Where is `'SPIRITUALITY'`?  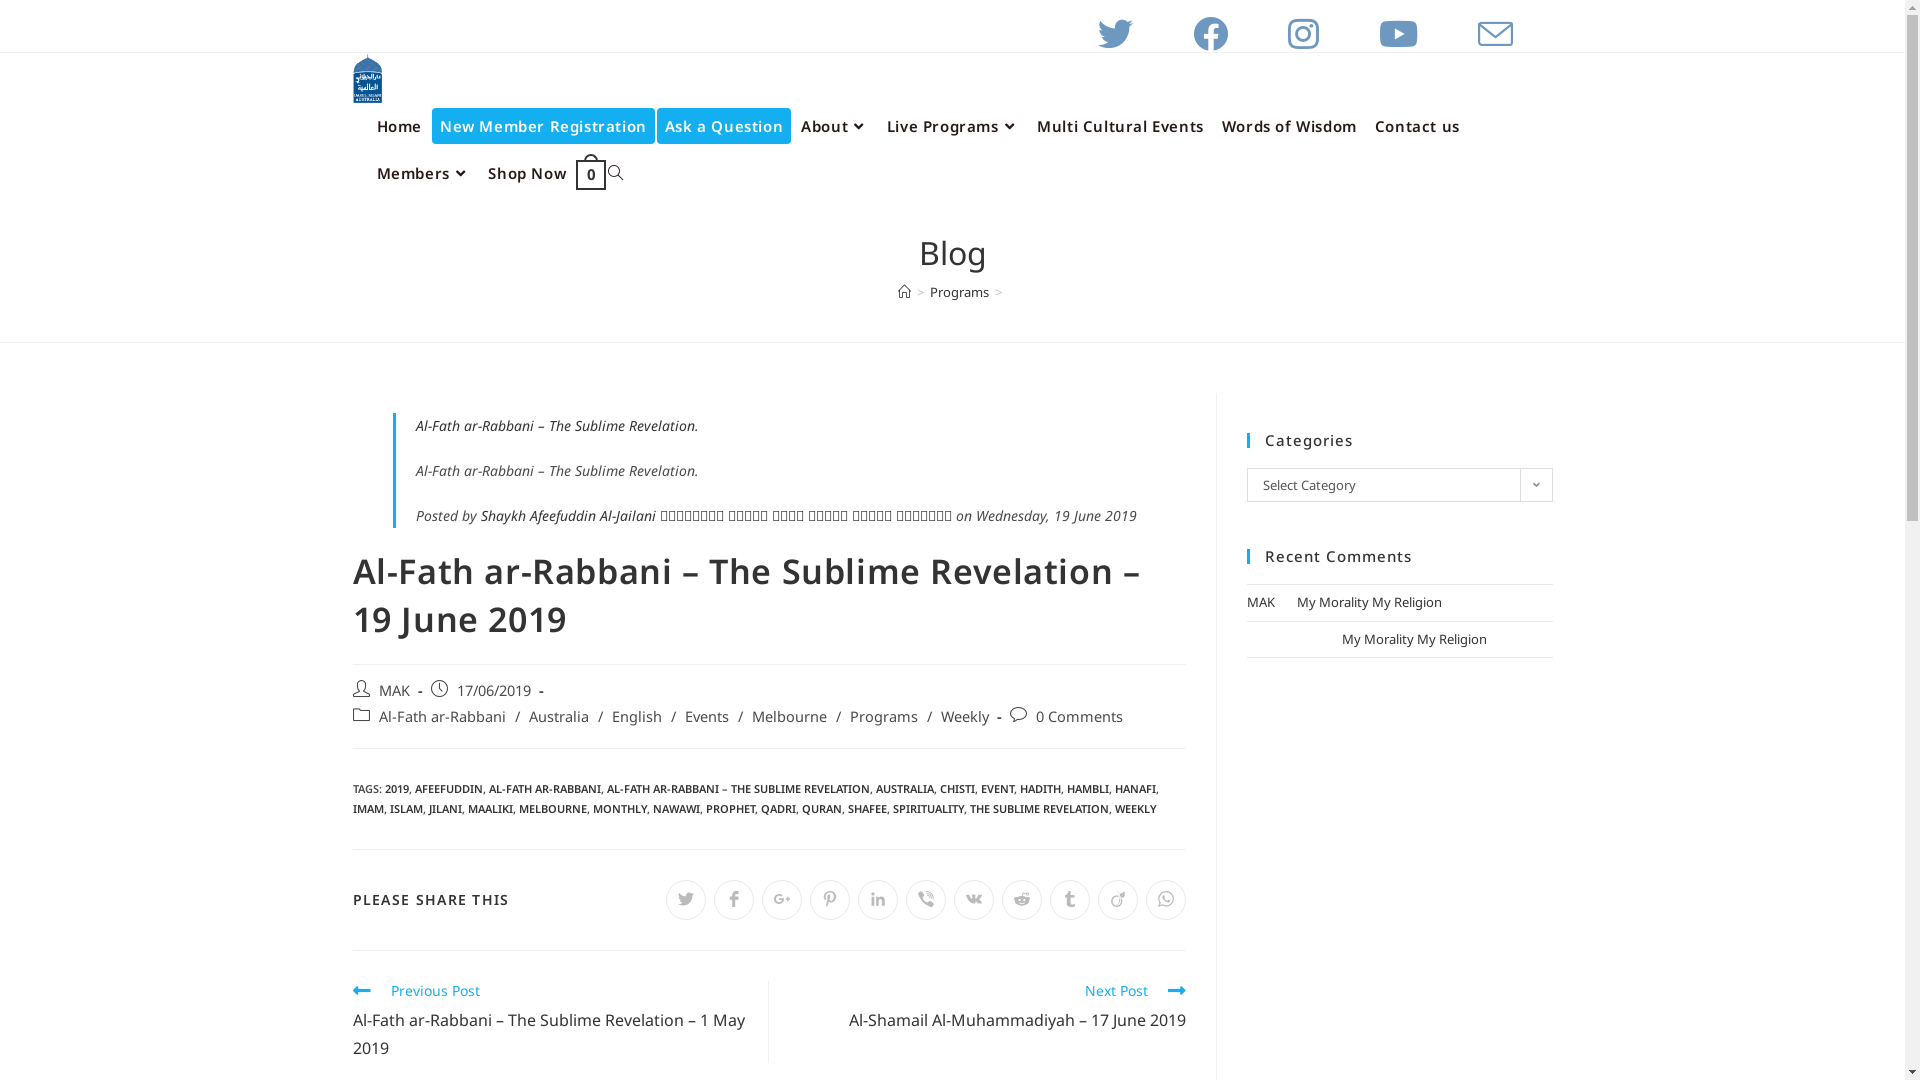
'SPIRITUALITY' is located at coordinates (891, 807).